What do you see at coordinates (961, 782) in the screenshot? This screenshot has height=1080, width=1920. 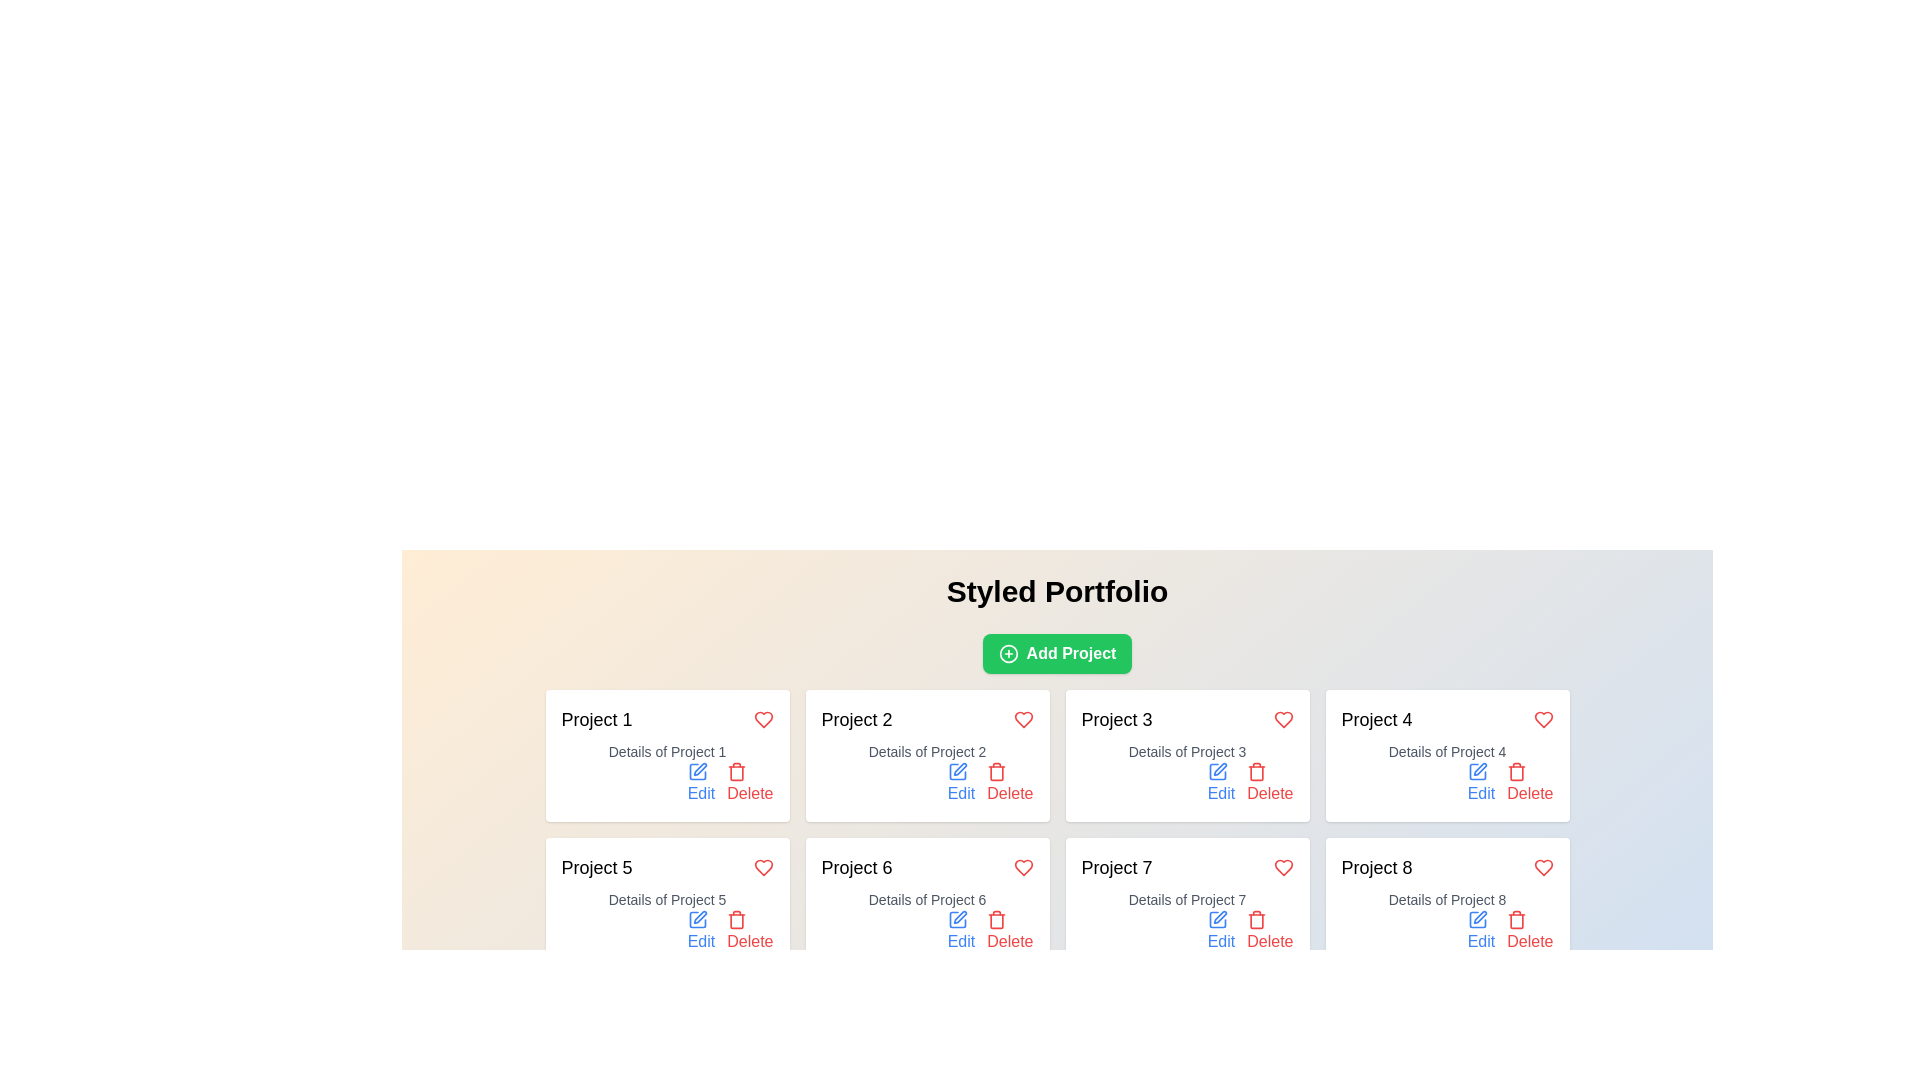 I see `the 'Edit' Link-button with a pen icon` at bounding box center [961, 782].